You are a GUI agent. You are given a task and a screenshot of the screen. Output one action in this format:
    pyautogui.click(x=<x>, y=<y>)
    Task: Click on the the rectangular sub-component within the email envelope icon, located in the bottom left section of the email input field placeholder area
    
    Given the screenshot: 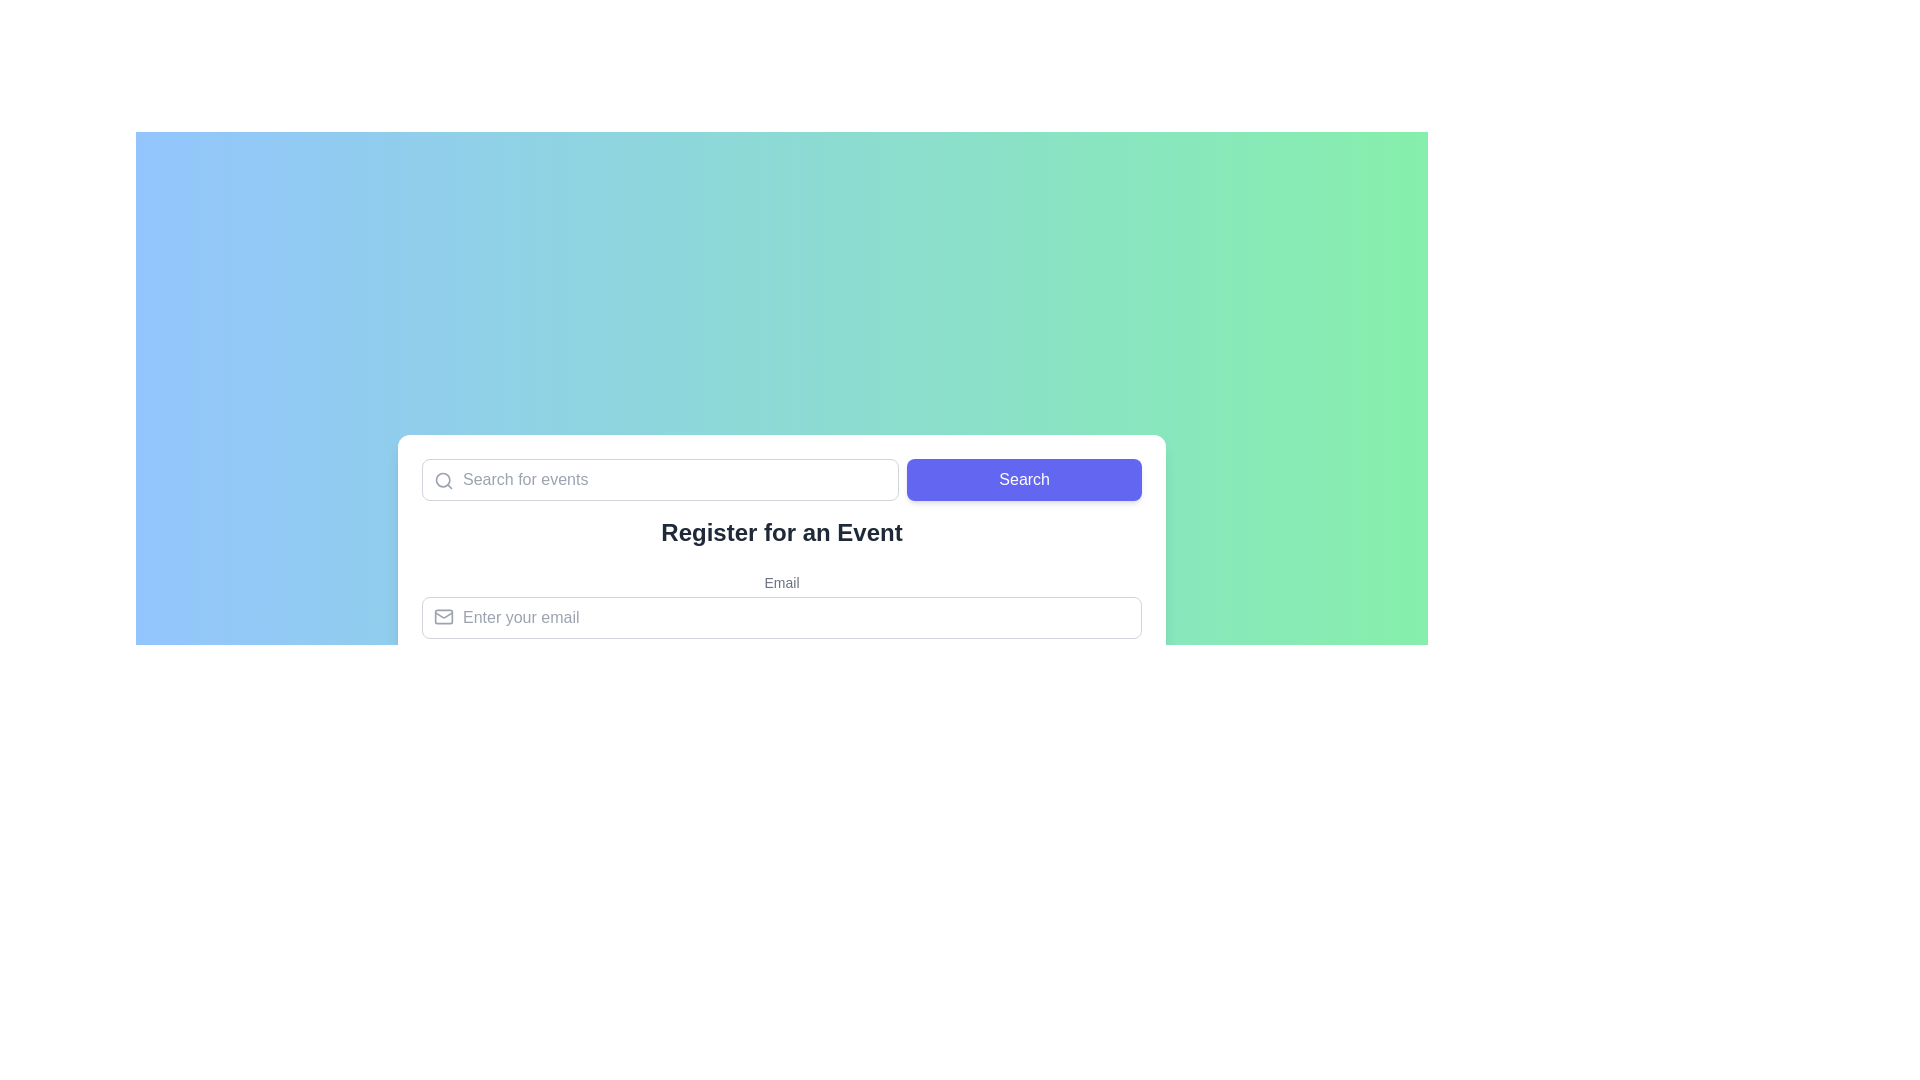 What is the action you would take?
    pyautogui.click(x=443, y=616)
    